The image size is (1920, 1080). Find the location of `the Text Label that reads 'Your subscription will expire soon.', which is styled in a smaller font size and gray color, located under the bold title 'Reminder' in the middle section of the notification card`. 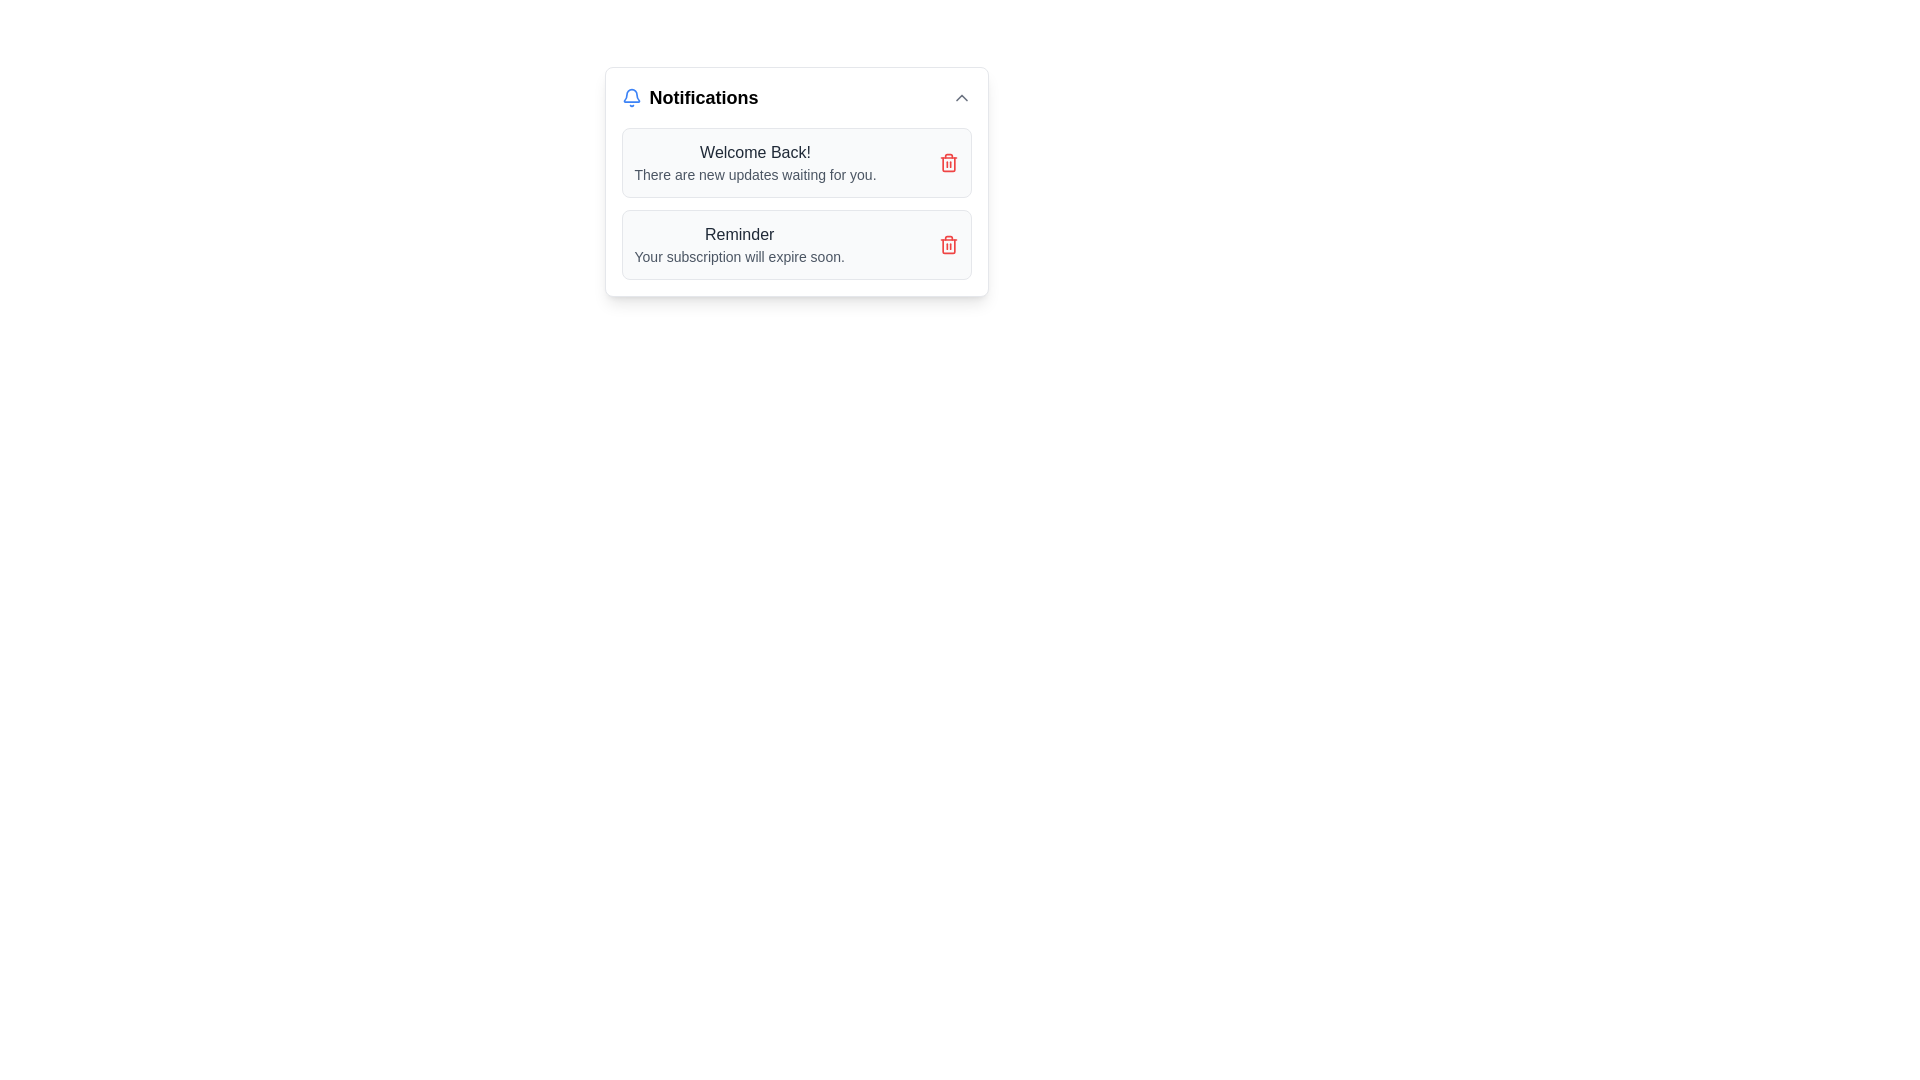

the Text Label that reads 'Your subscription will expire soon.', which is styled in a smaller font size and gray color, located under the bold title 'Reminder' in the middle section of the notification card is located at coordinates (738, 256).